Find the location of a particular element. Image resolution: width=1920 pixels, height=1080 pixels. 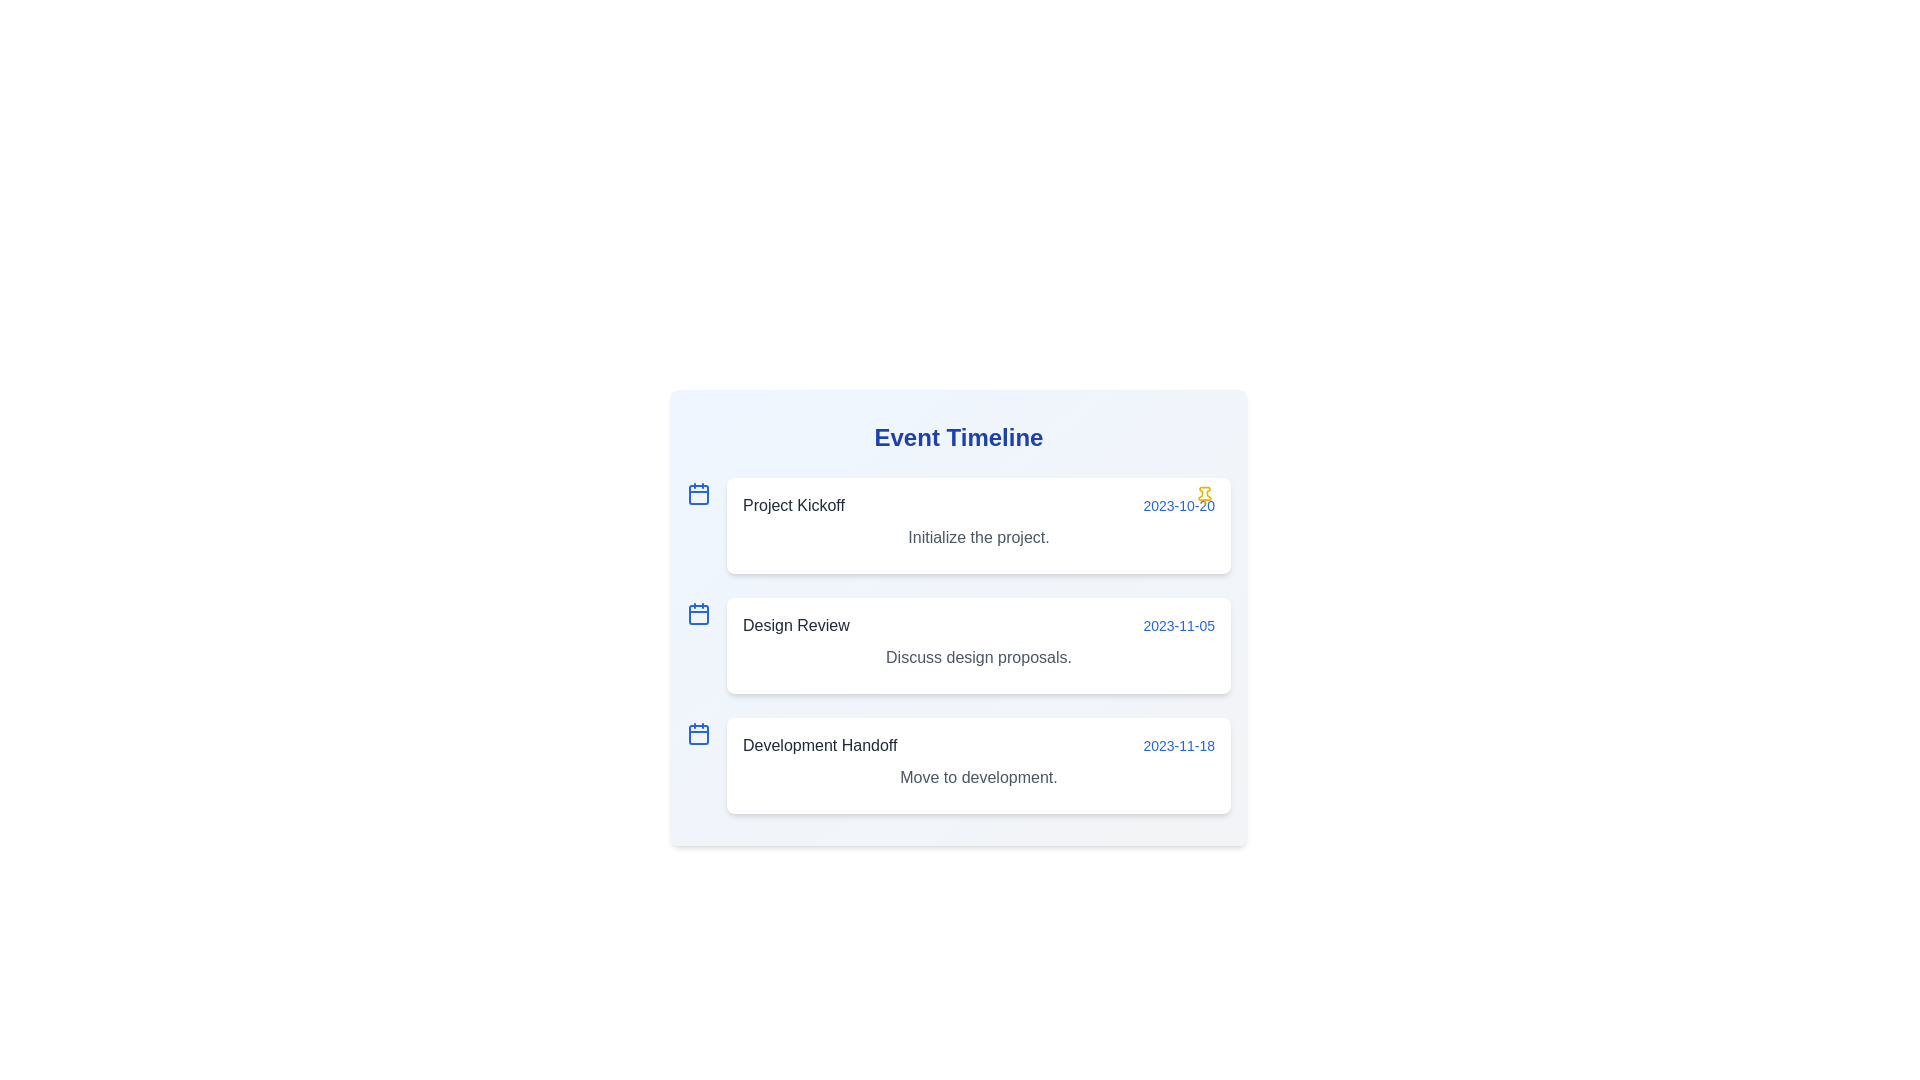

the decorative icon for the event titled 'Project Kickoff' is located at coordinates (699, 493).